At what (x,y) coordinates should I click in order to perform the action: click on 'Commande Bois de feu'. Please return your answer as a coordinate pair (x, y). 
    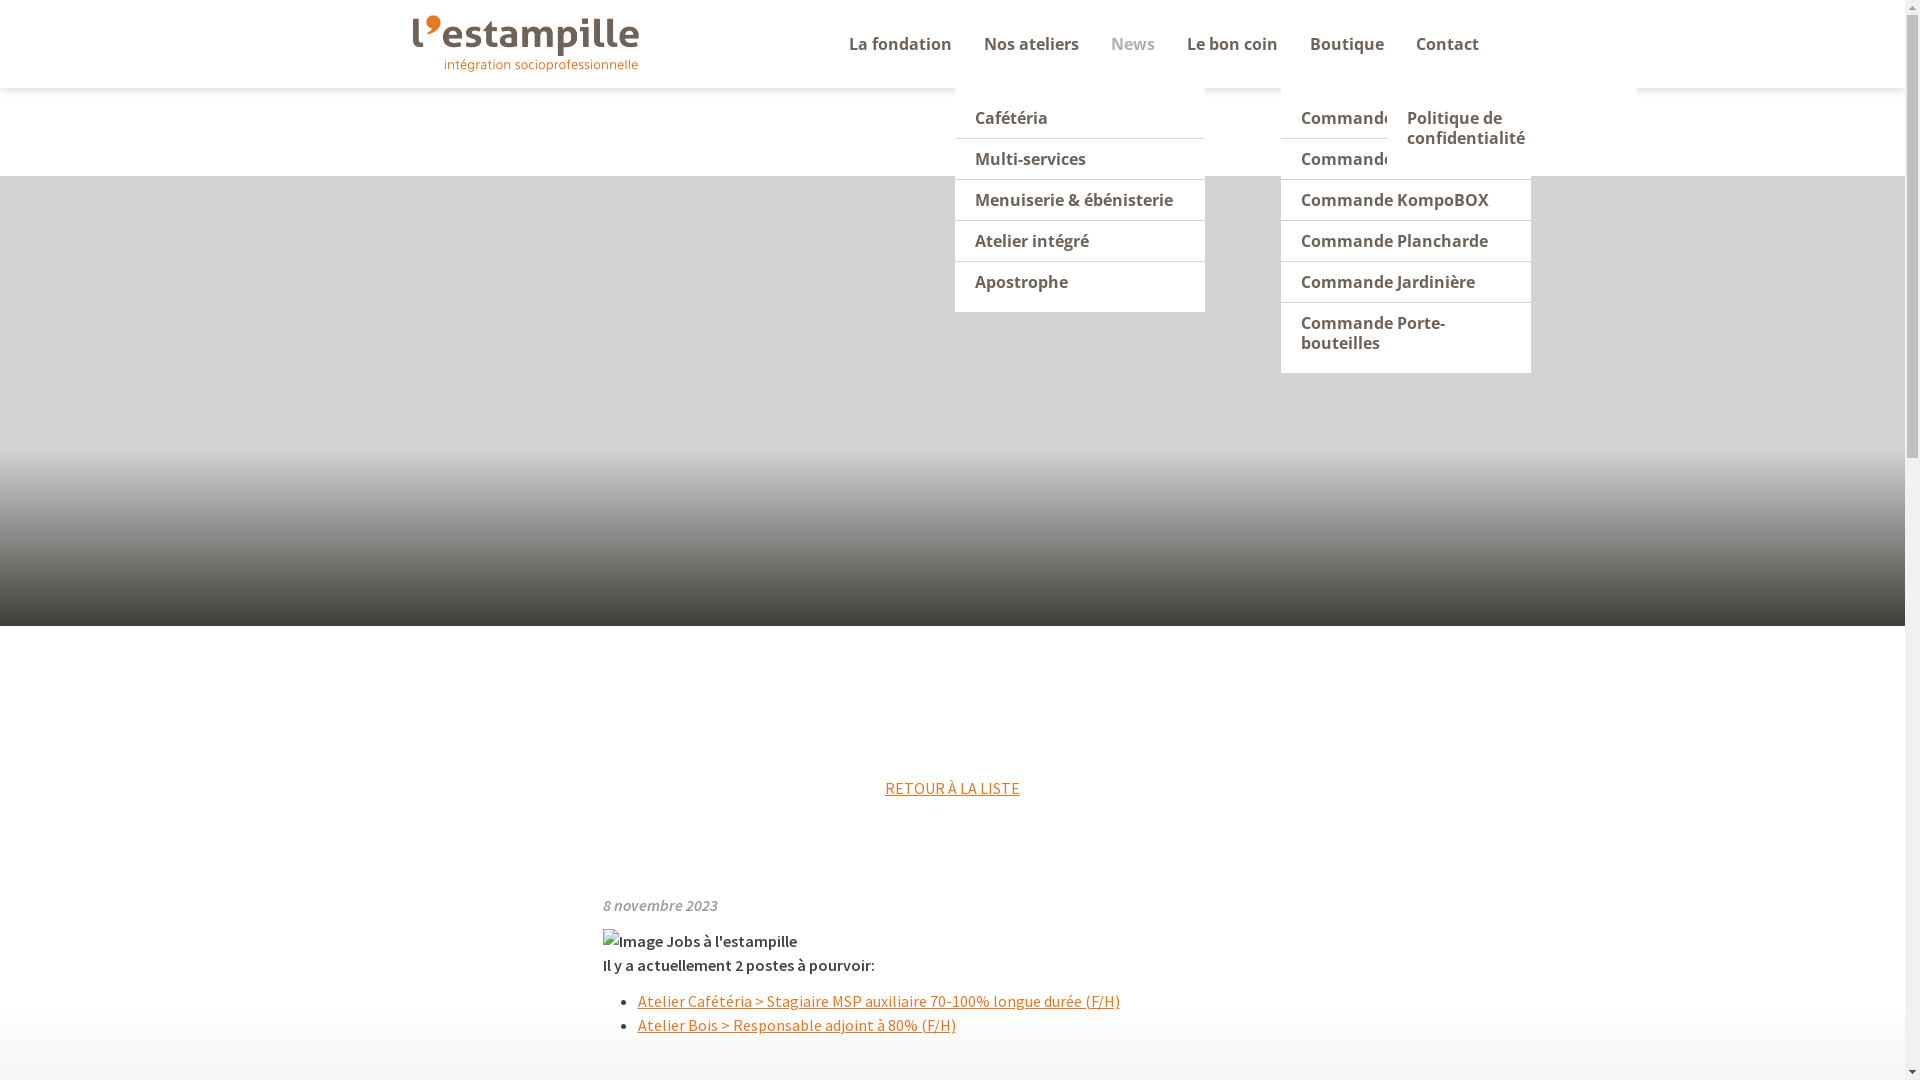
    Looking at the image, I should click on (1404, 158).